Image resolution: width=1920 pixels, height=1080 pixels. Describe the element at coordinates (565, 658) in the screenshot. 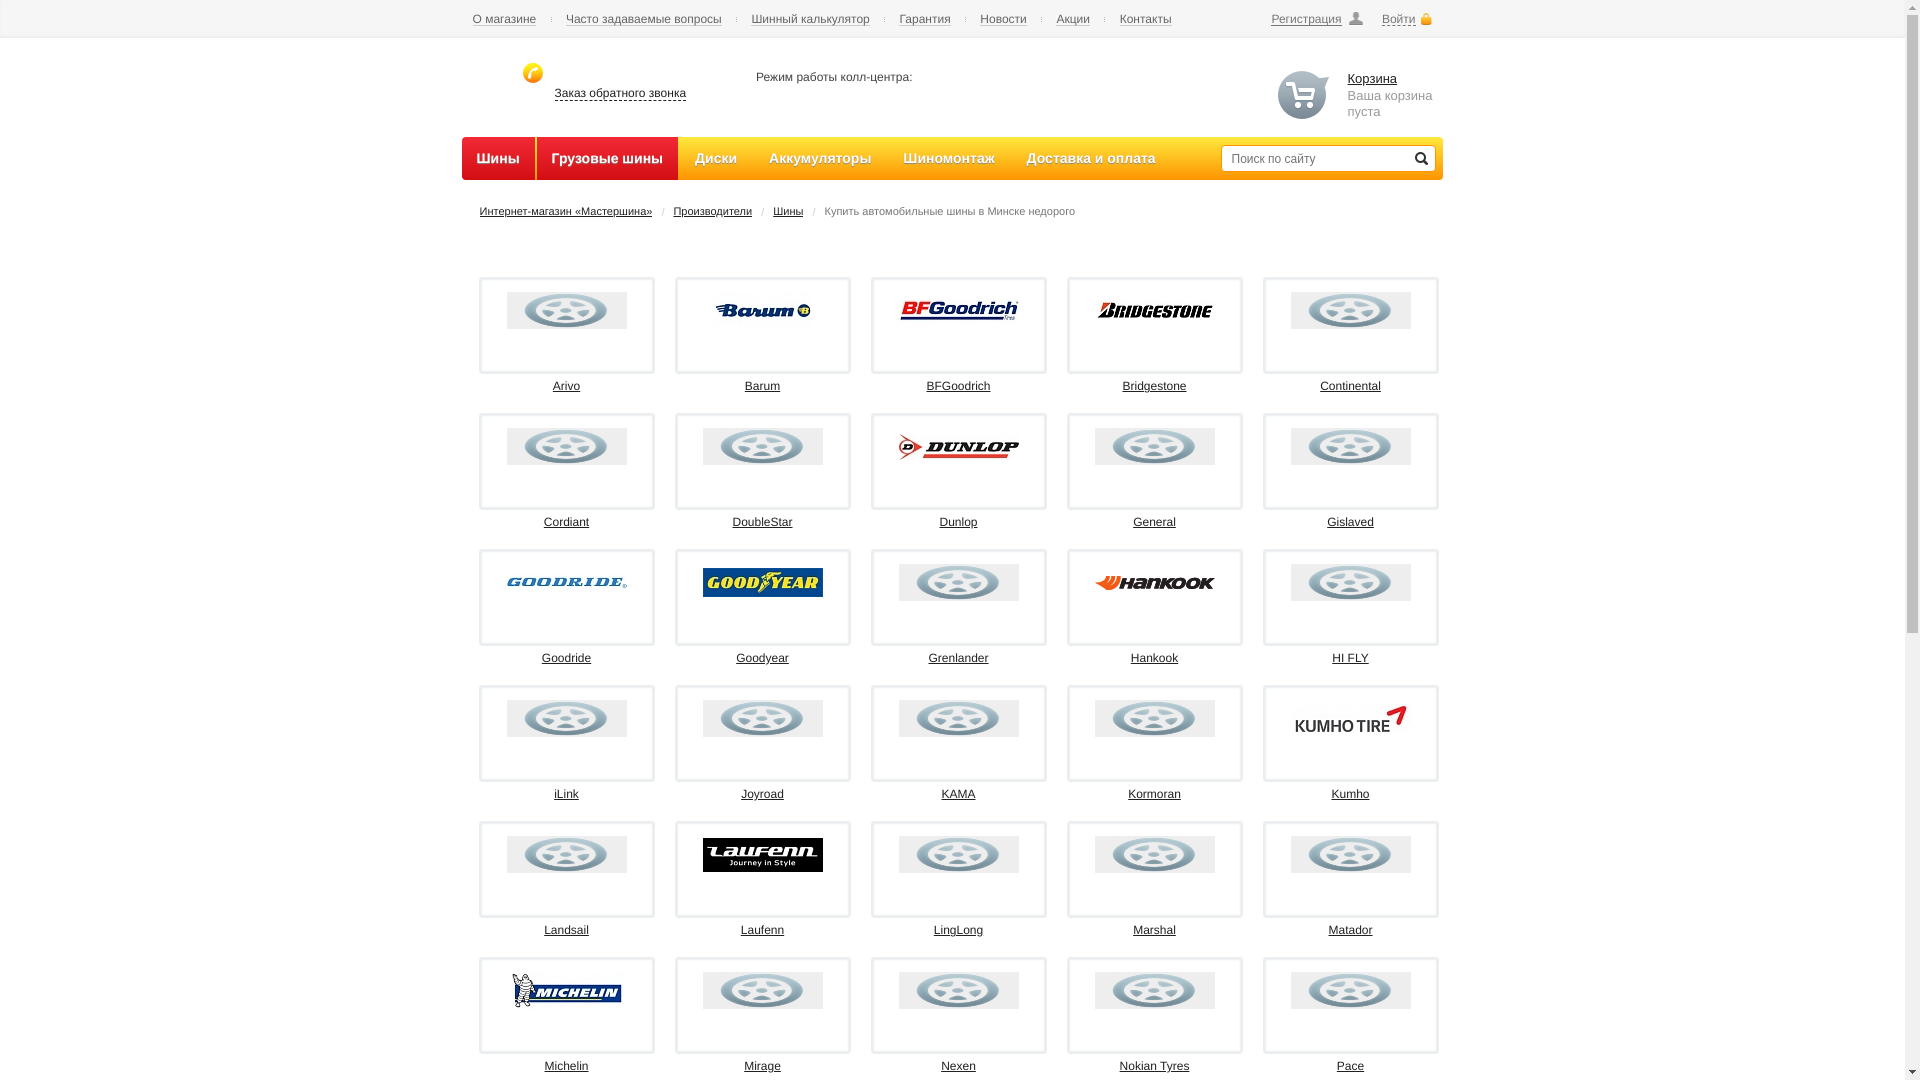

I see `'Goodride'` at that location.